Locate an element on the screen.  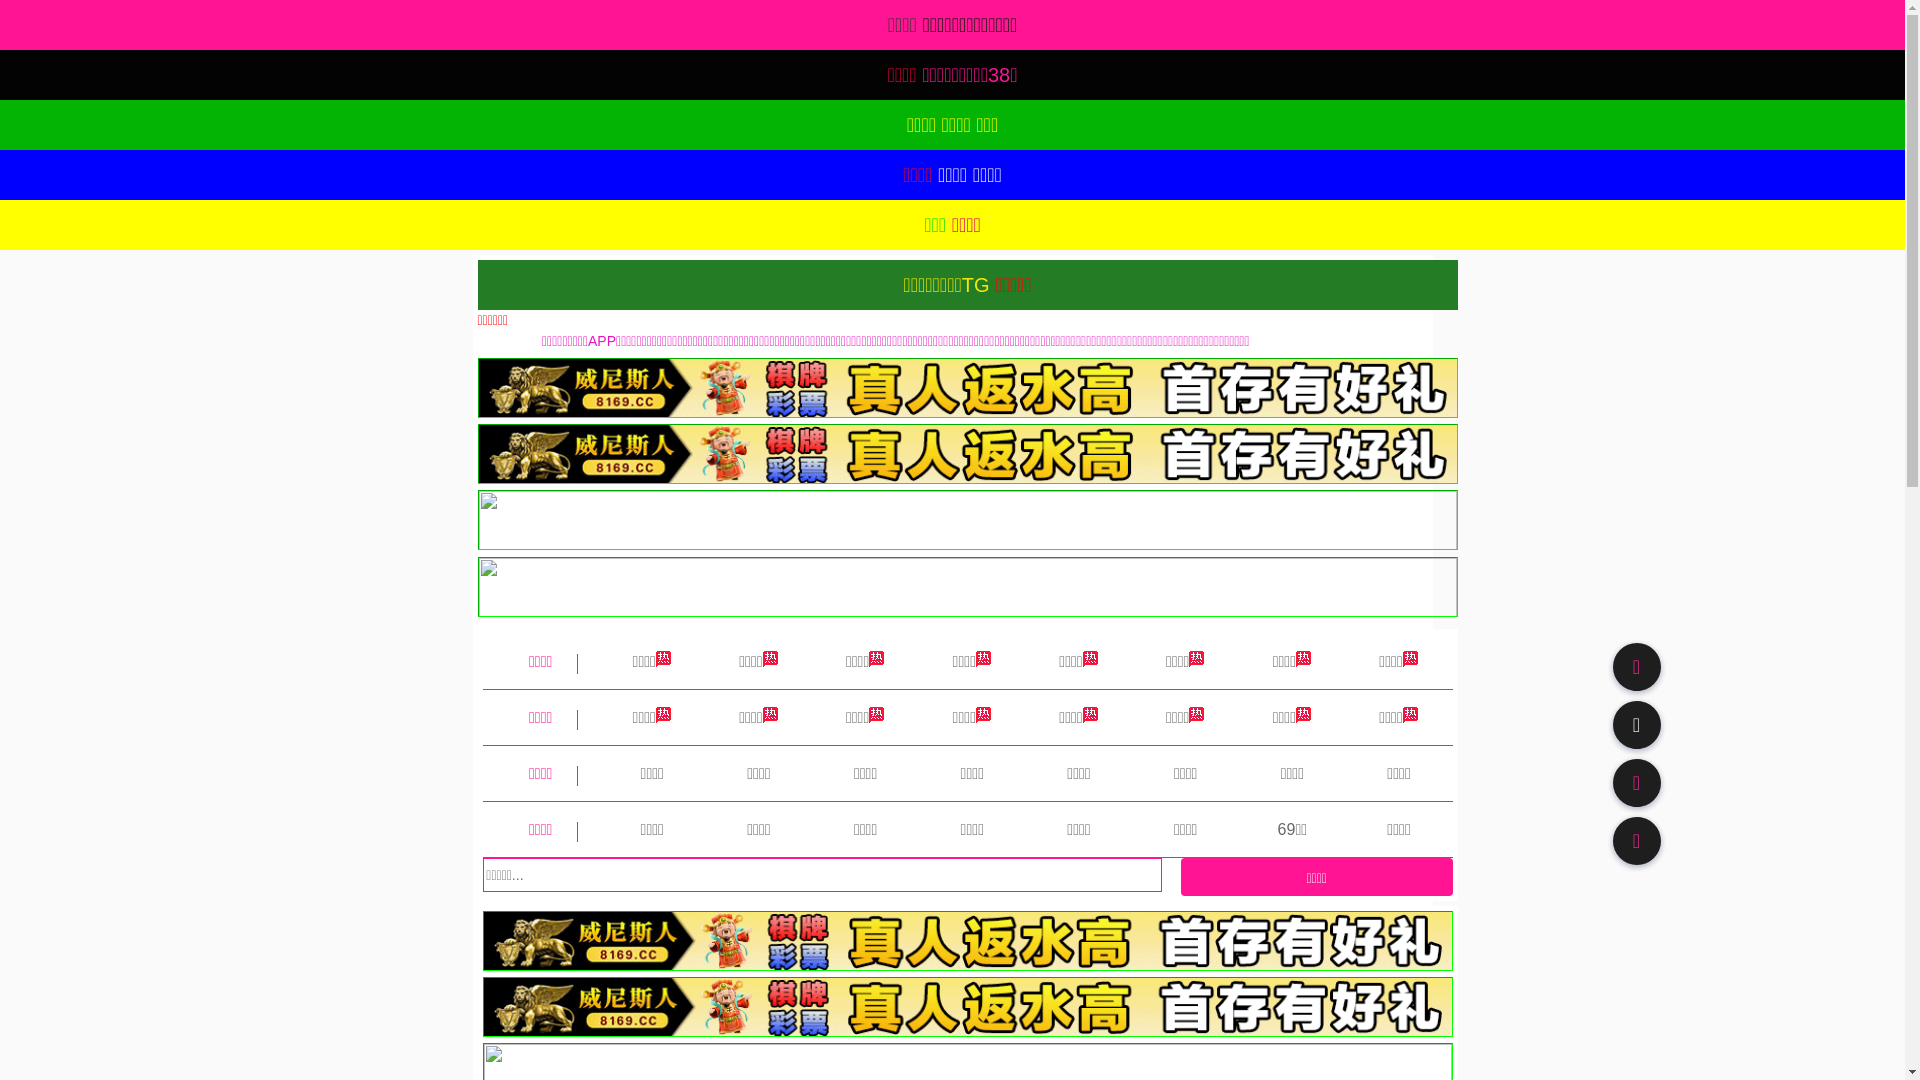
'91TV' is located at coordinates (1636, 782).